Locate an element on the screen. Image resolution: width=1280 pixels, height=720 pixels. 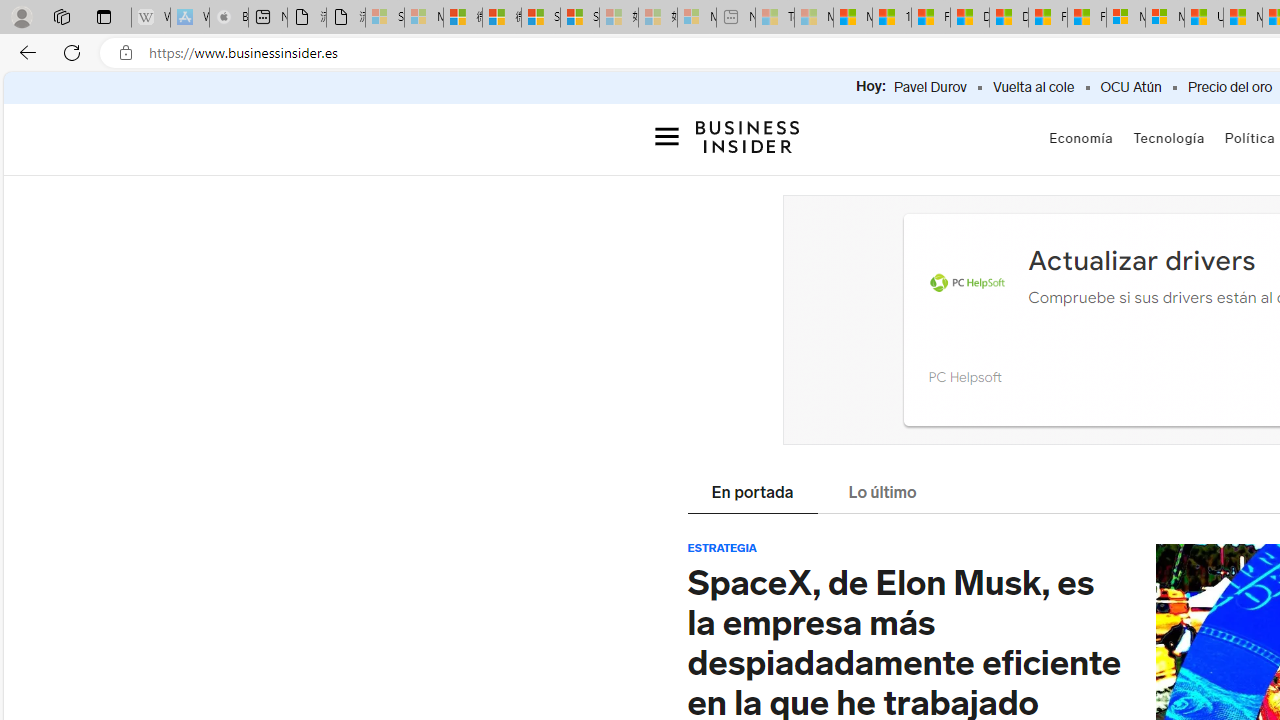
'Precio del oro' is located at coordinates (1229, 87).